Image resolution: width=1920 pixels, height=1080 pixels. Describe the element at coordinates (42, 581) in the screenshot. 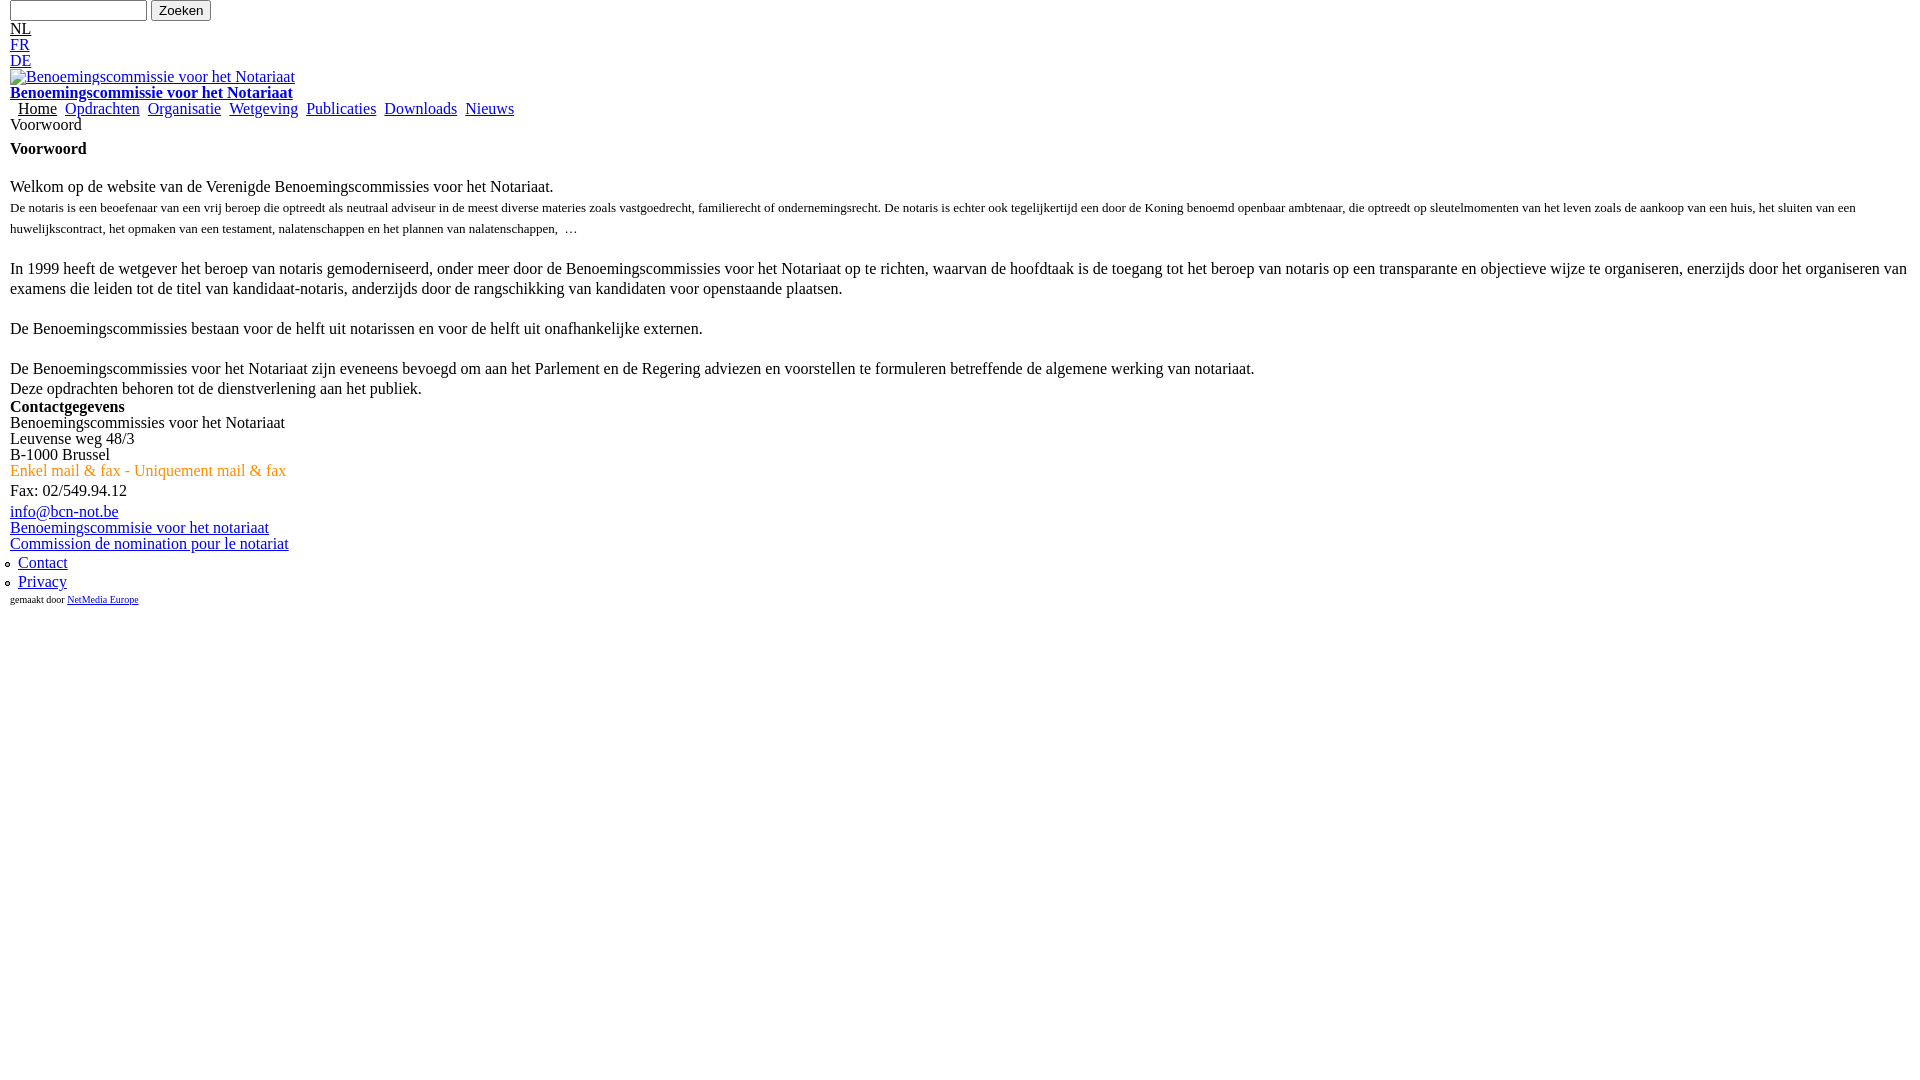

I see `'Privacy'` at that location.